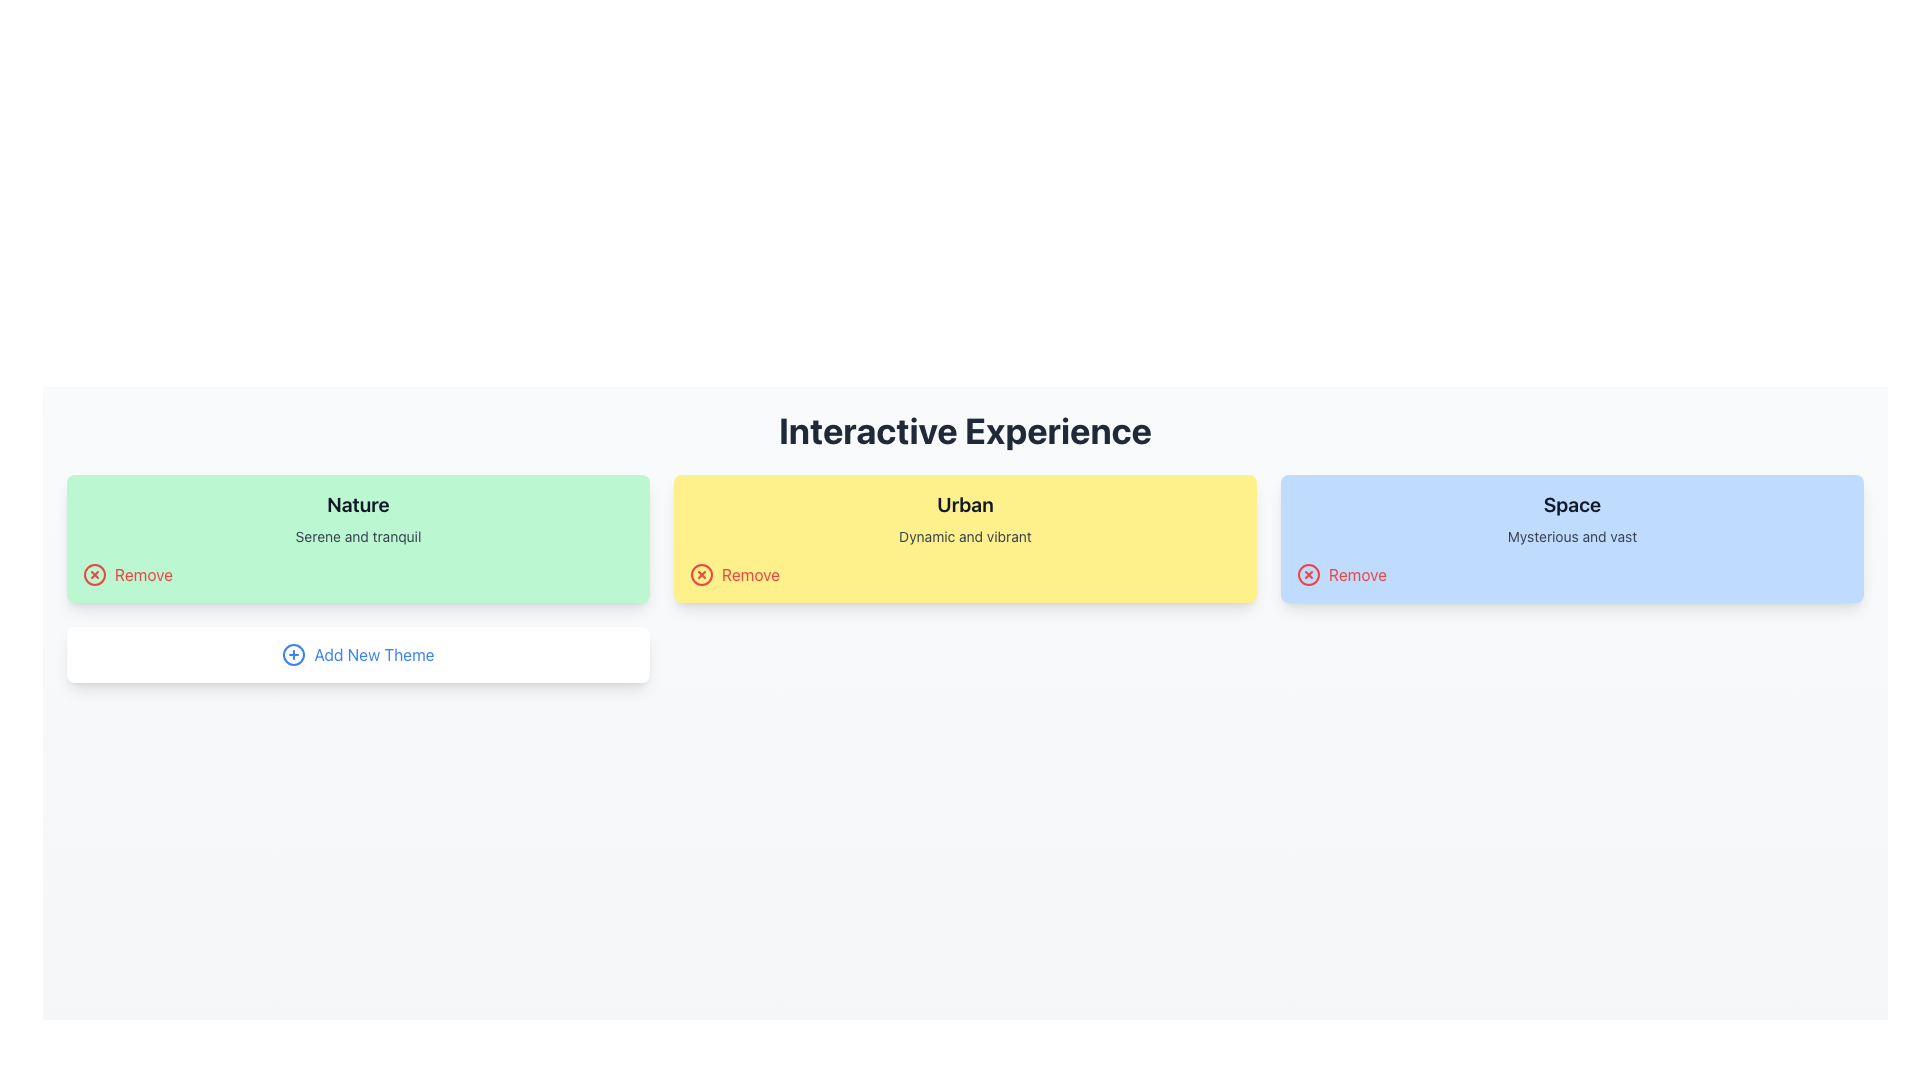  I want to click on the 'Remove' action icon located within the green 'Nature' section, so click(94, 574).